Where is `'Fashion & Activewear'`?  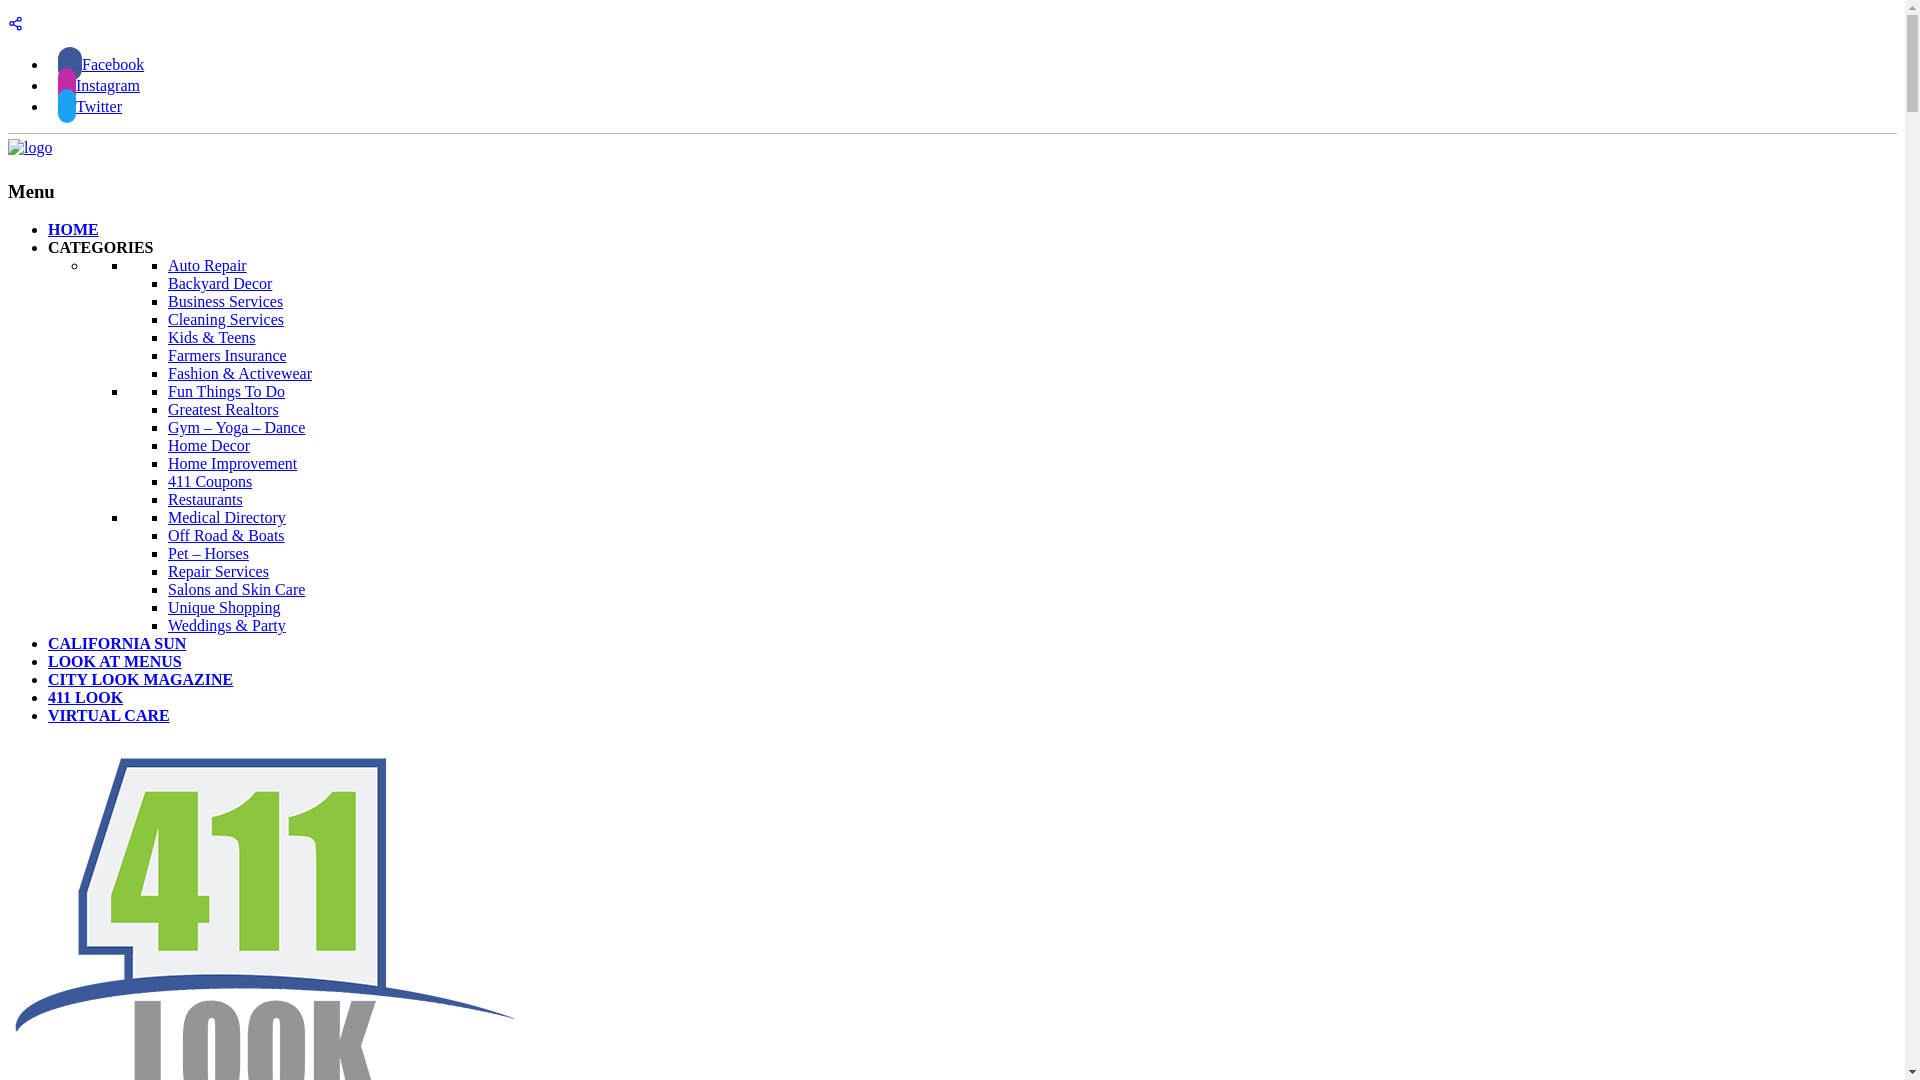
'Fashion & Activewear' is located at coordinates (240, 373).